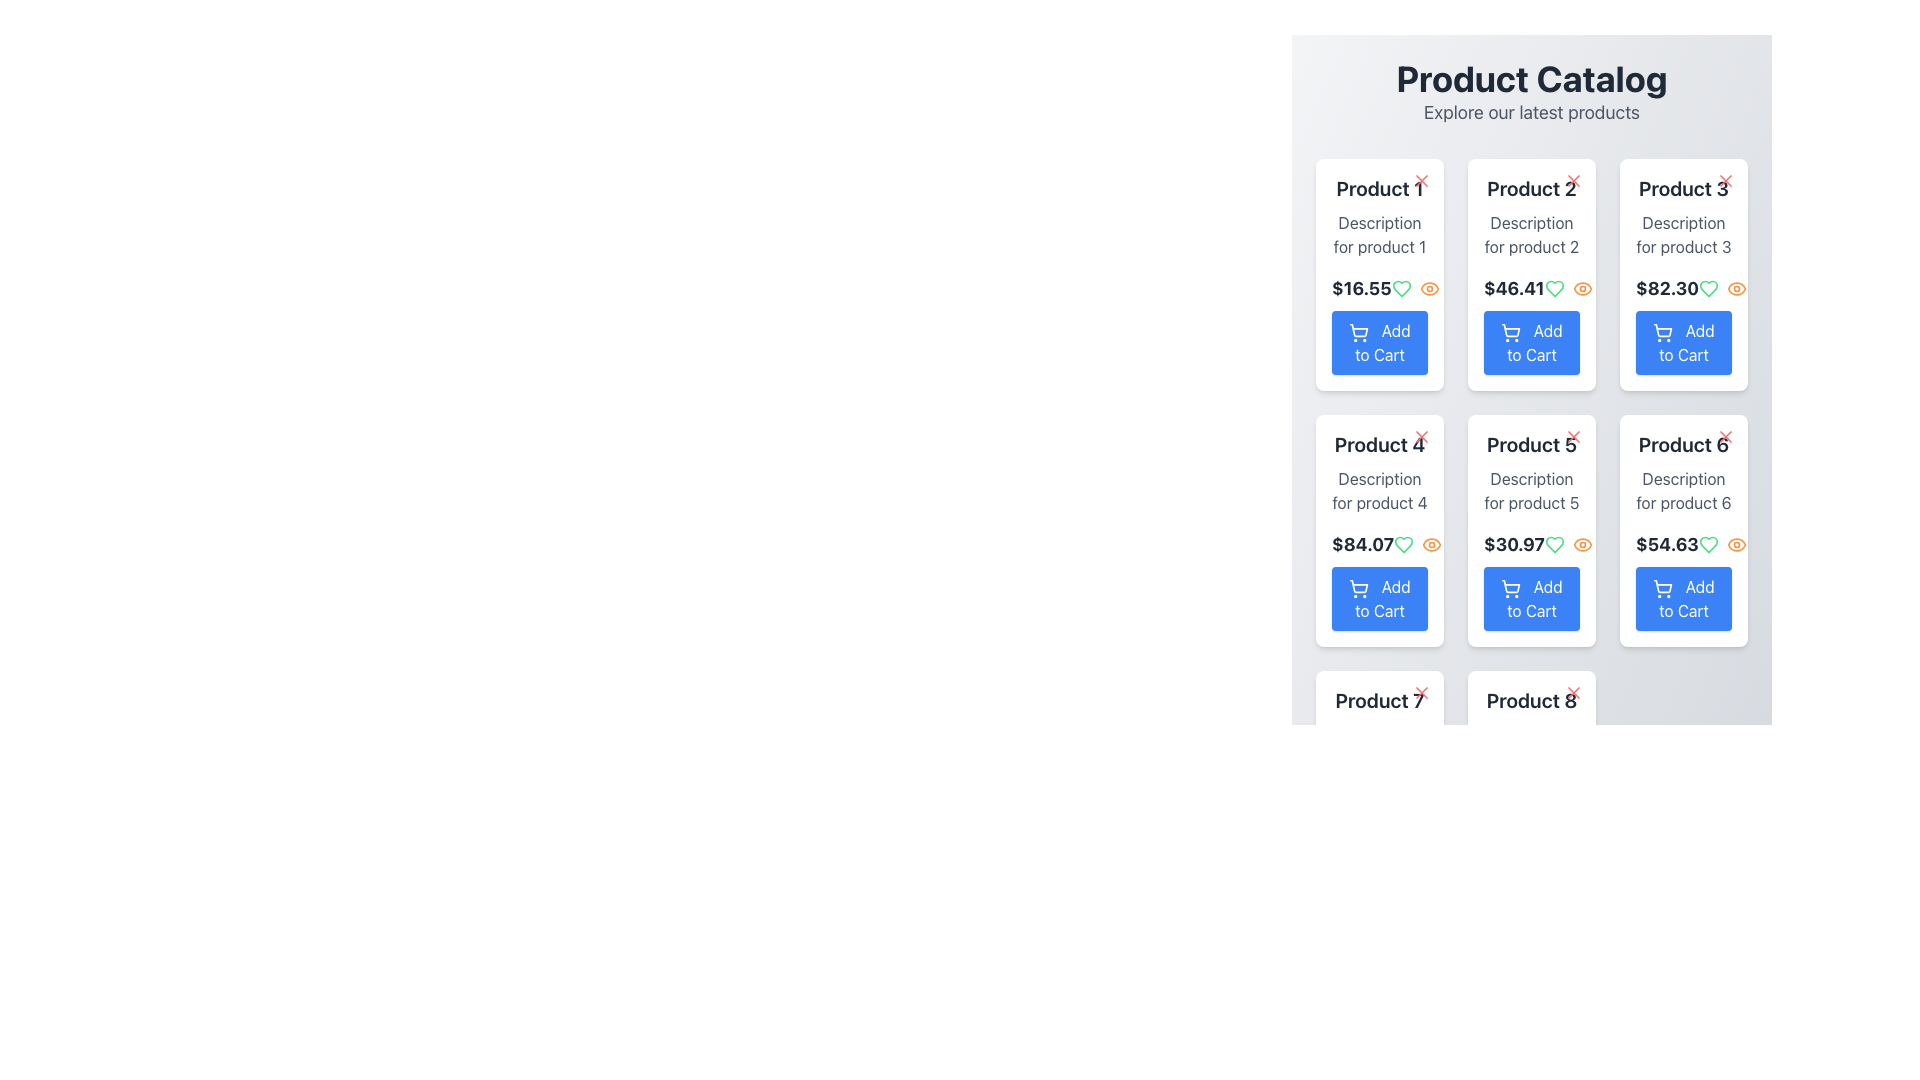 This screenshot has width=1920, height=1080. I want to click on the favorite icon located to the right of the price text in the sixth product card of the grid layout, positioned in the second row and third column, so click(1707, 544).